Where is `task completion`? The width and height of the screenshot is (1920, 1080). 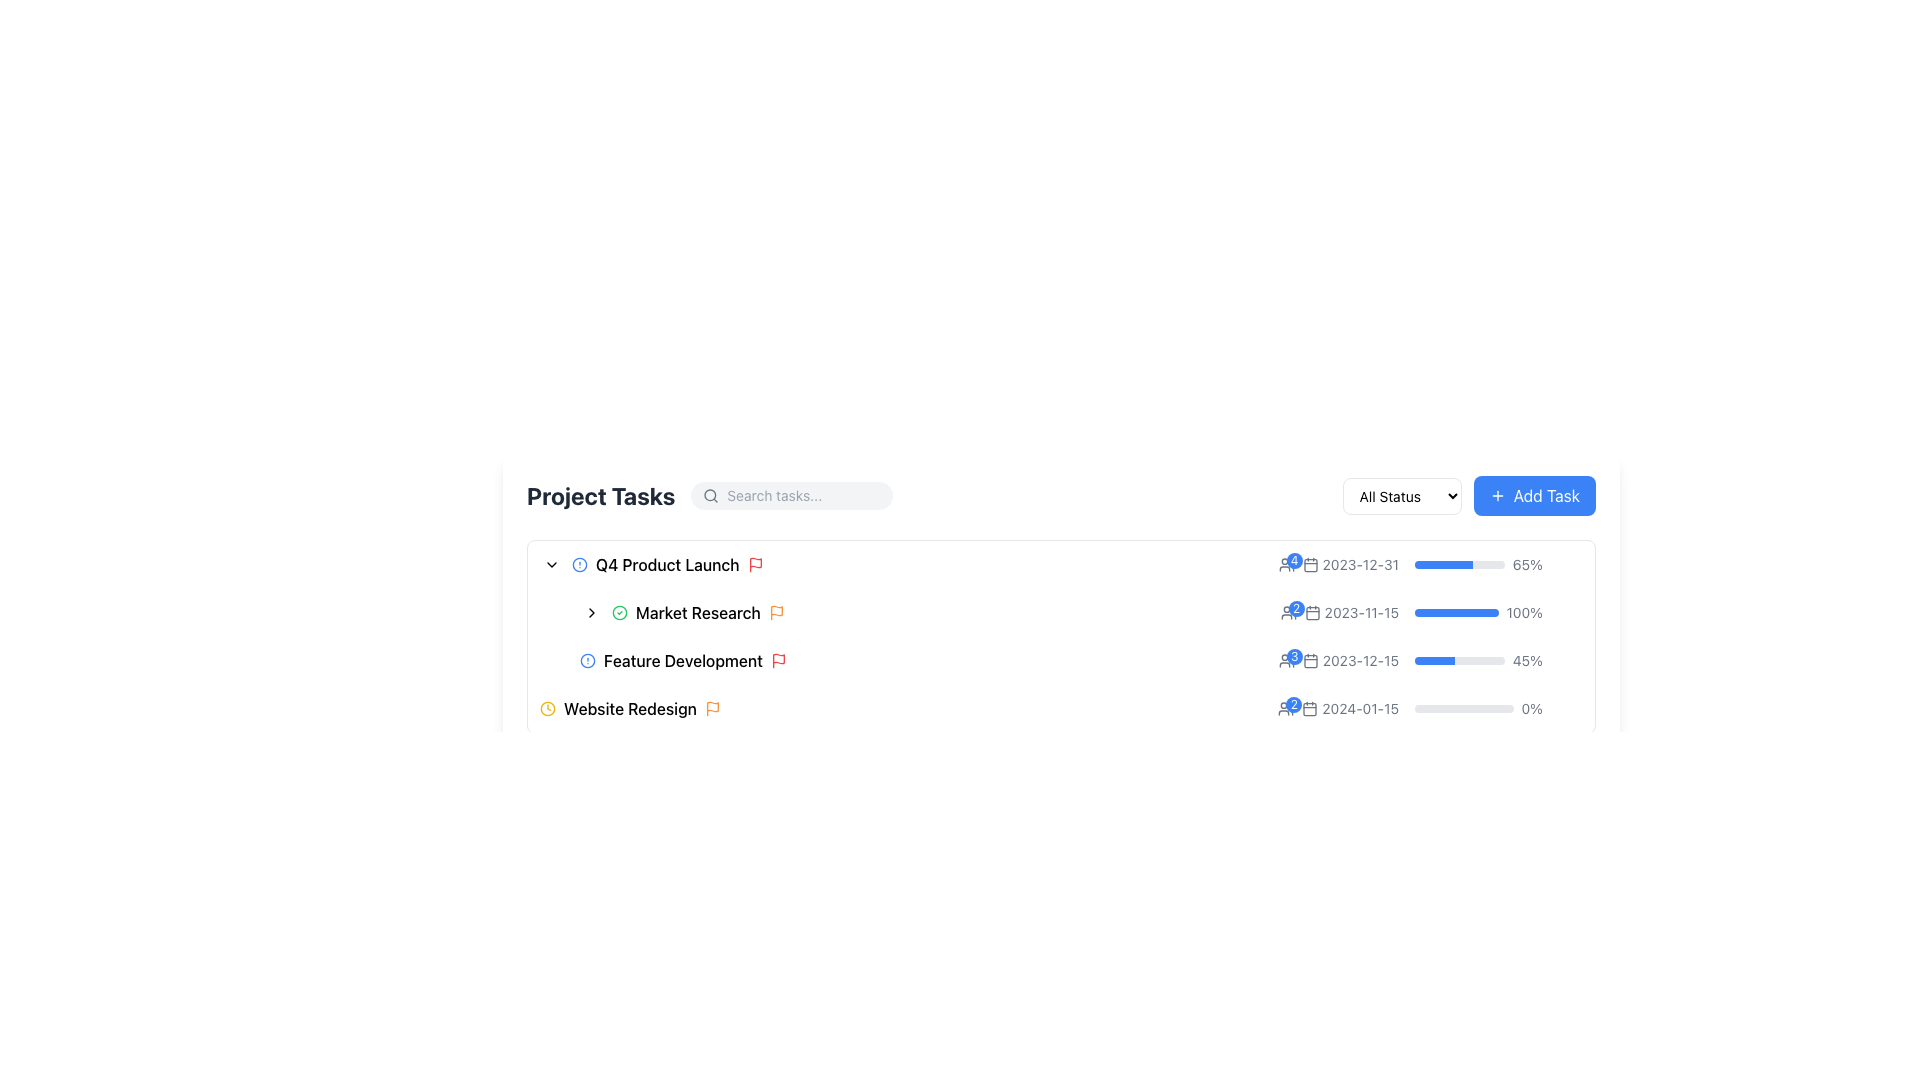 task completion is located at coordinates (1429, 564).